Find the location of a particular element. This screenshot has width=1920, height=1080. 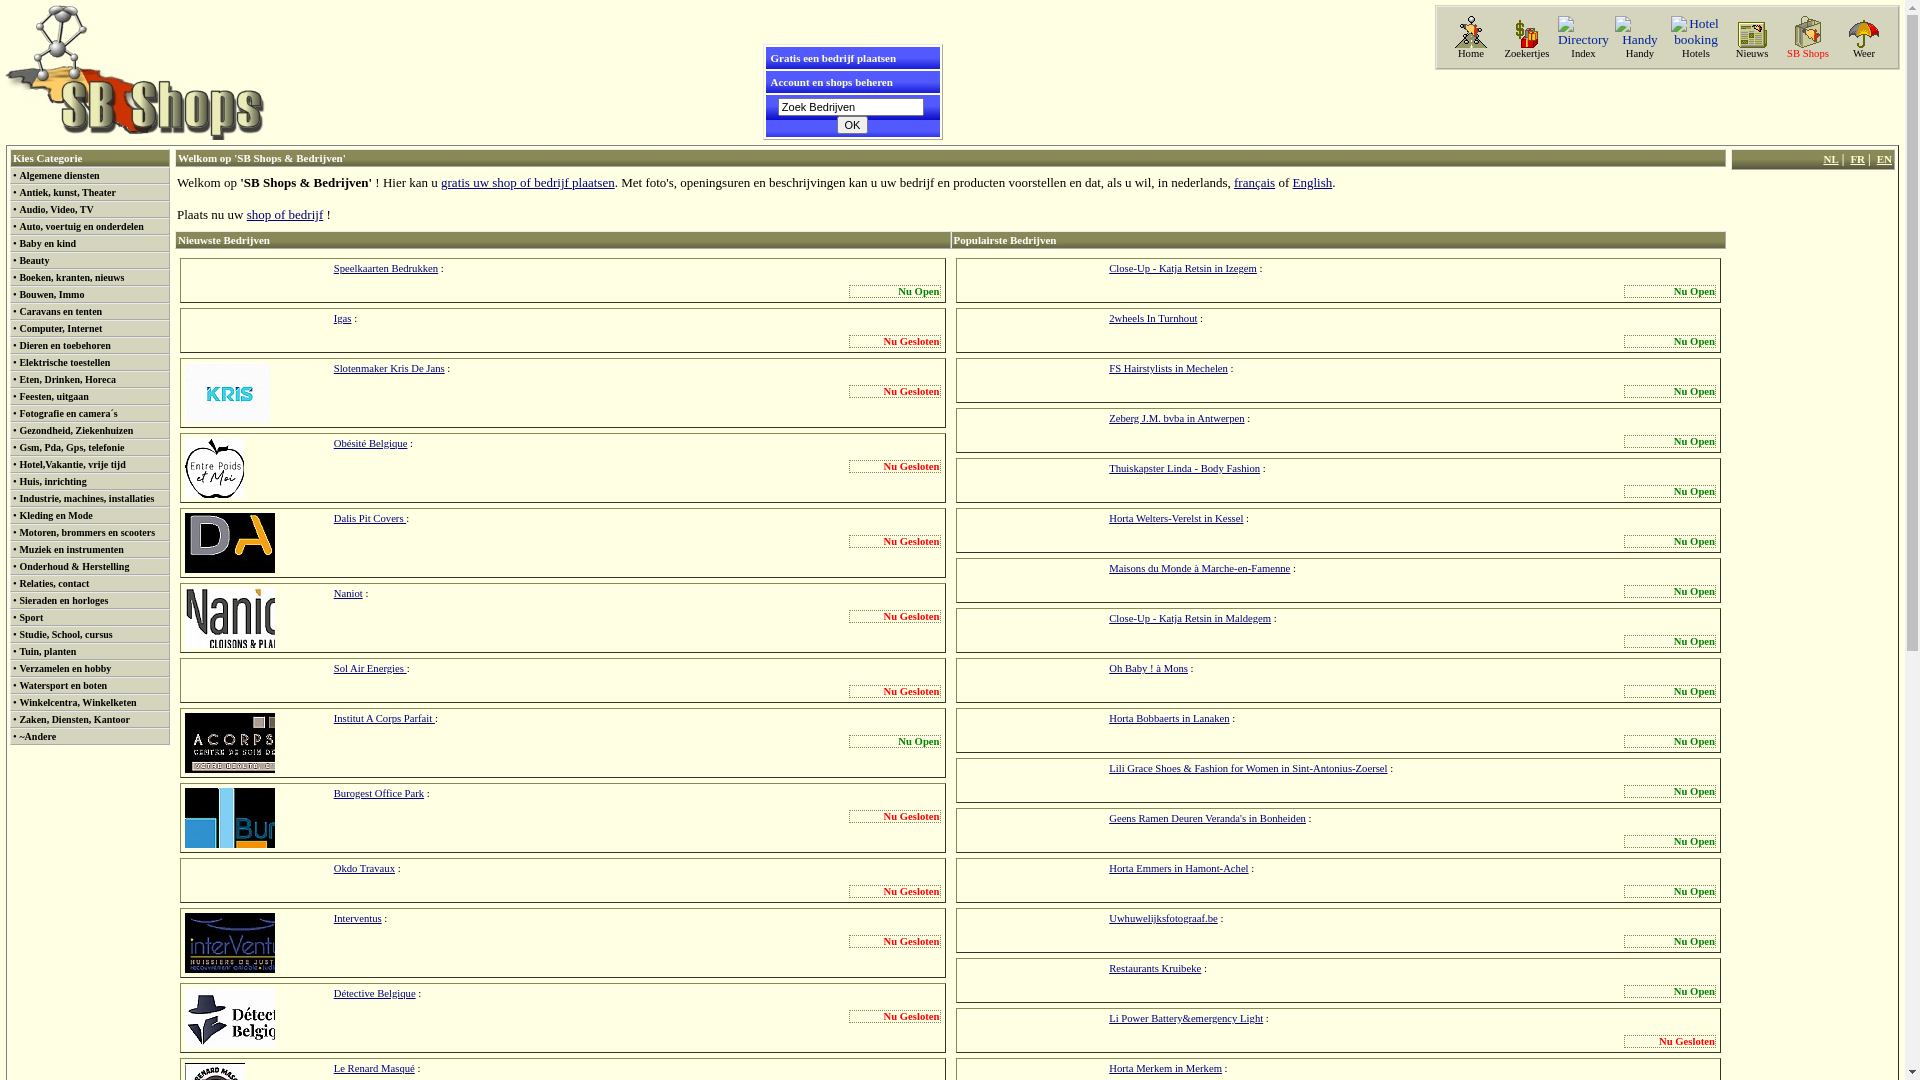

'Elektrische toestellen' is located at coordinates (64, 362).